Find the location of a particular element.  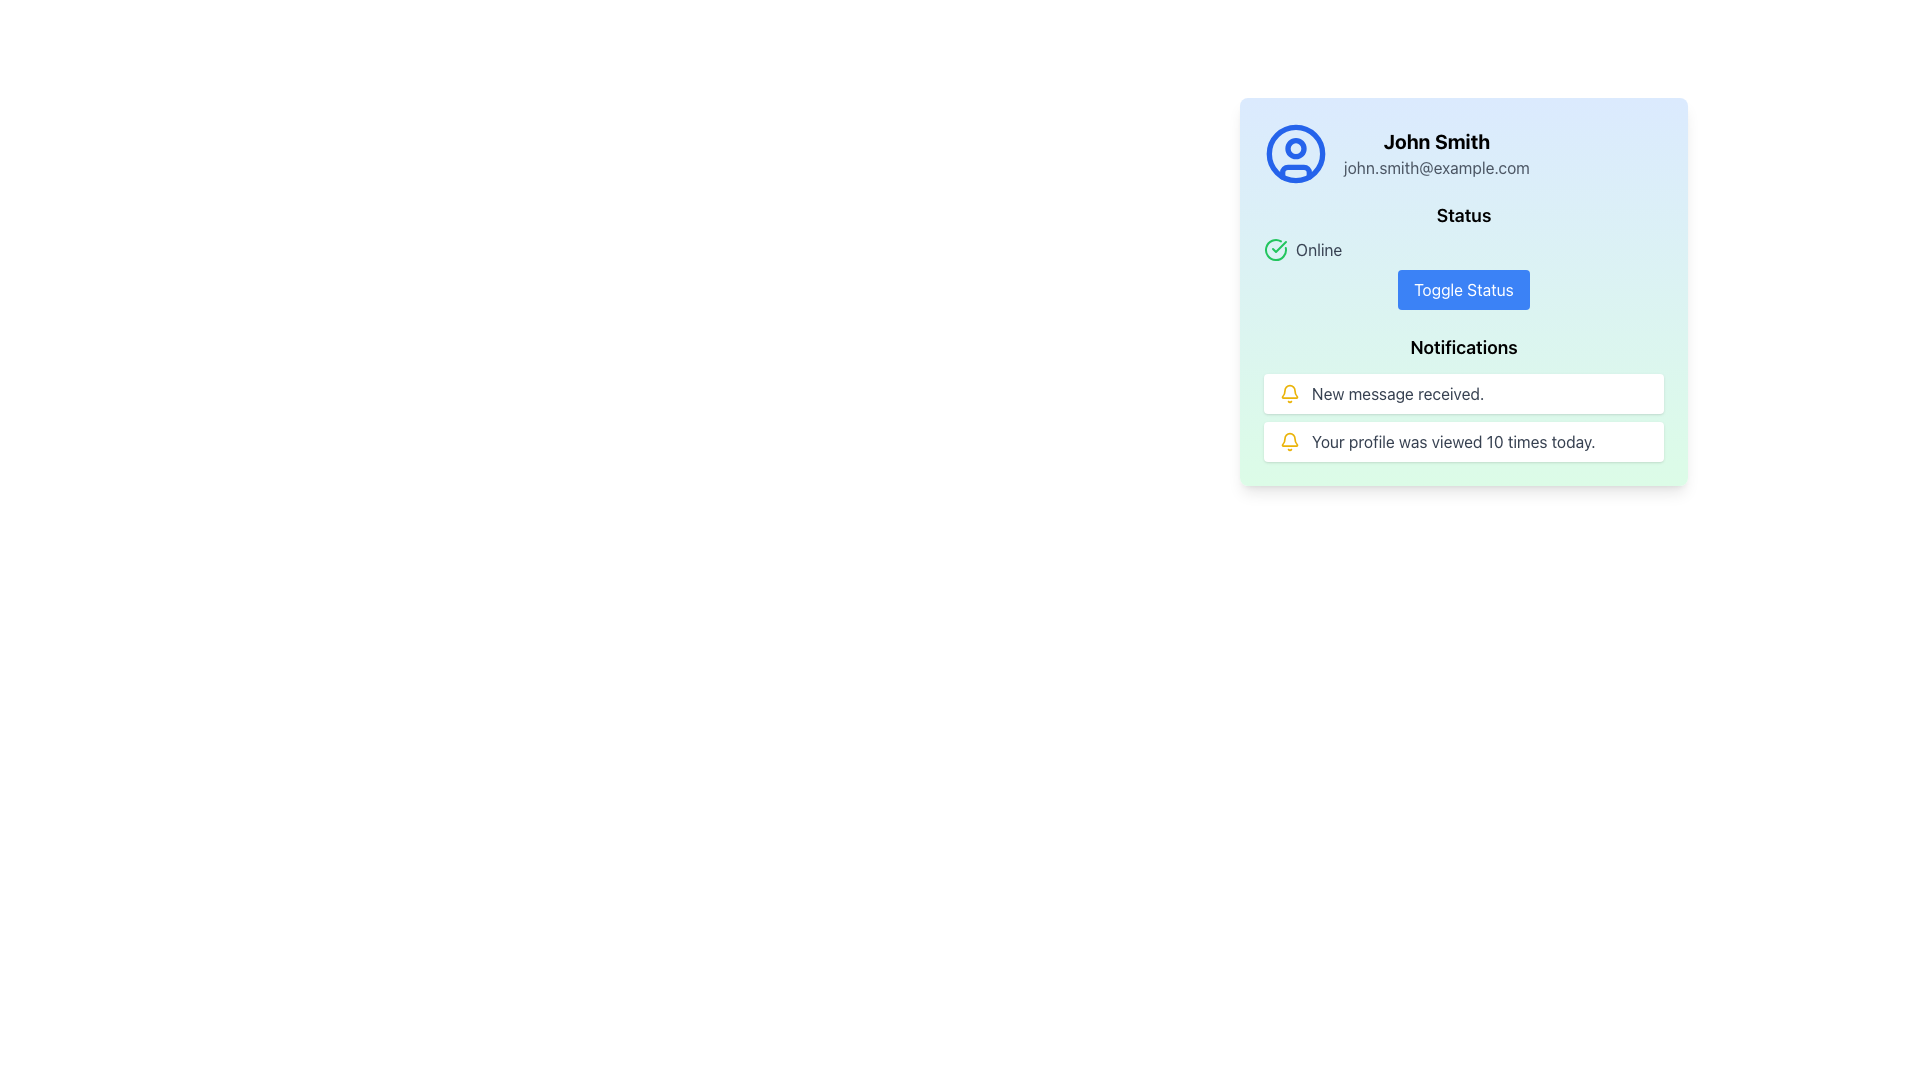

on the Circular User Icon, which is a distinctive blue outlined circular icon representing a user profile located above the text 'John Smith' and 'john.smith@example.com' in the profile summary section is located at coordinates (1296, 153).